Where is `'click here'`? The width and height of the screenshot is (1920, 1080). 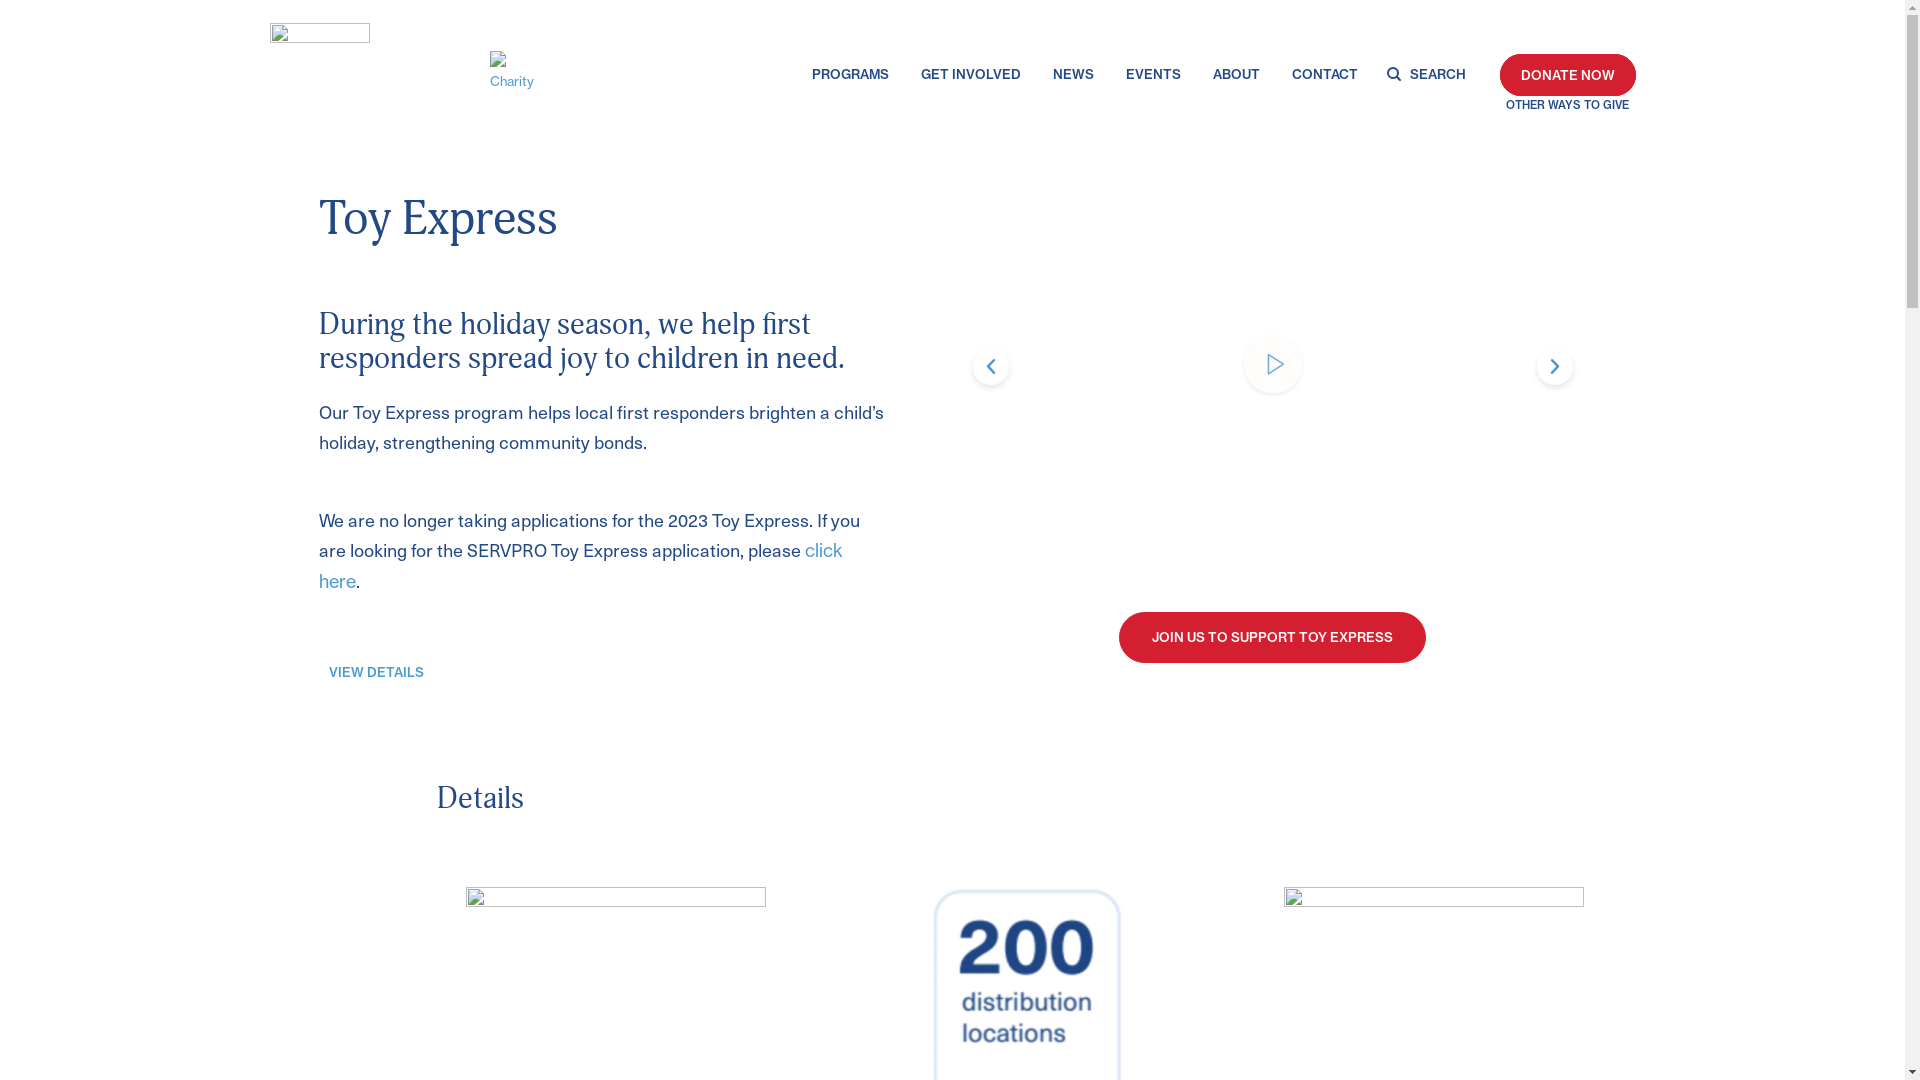 'click here' is located at coordinates (579, 566).